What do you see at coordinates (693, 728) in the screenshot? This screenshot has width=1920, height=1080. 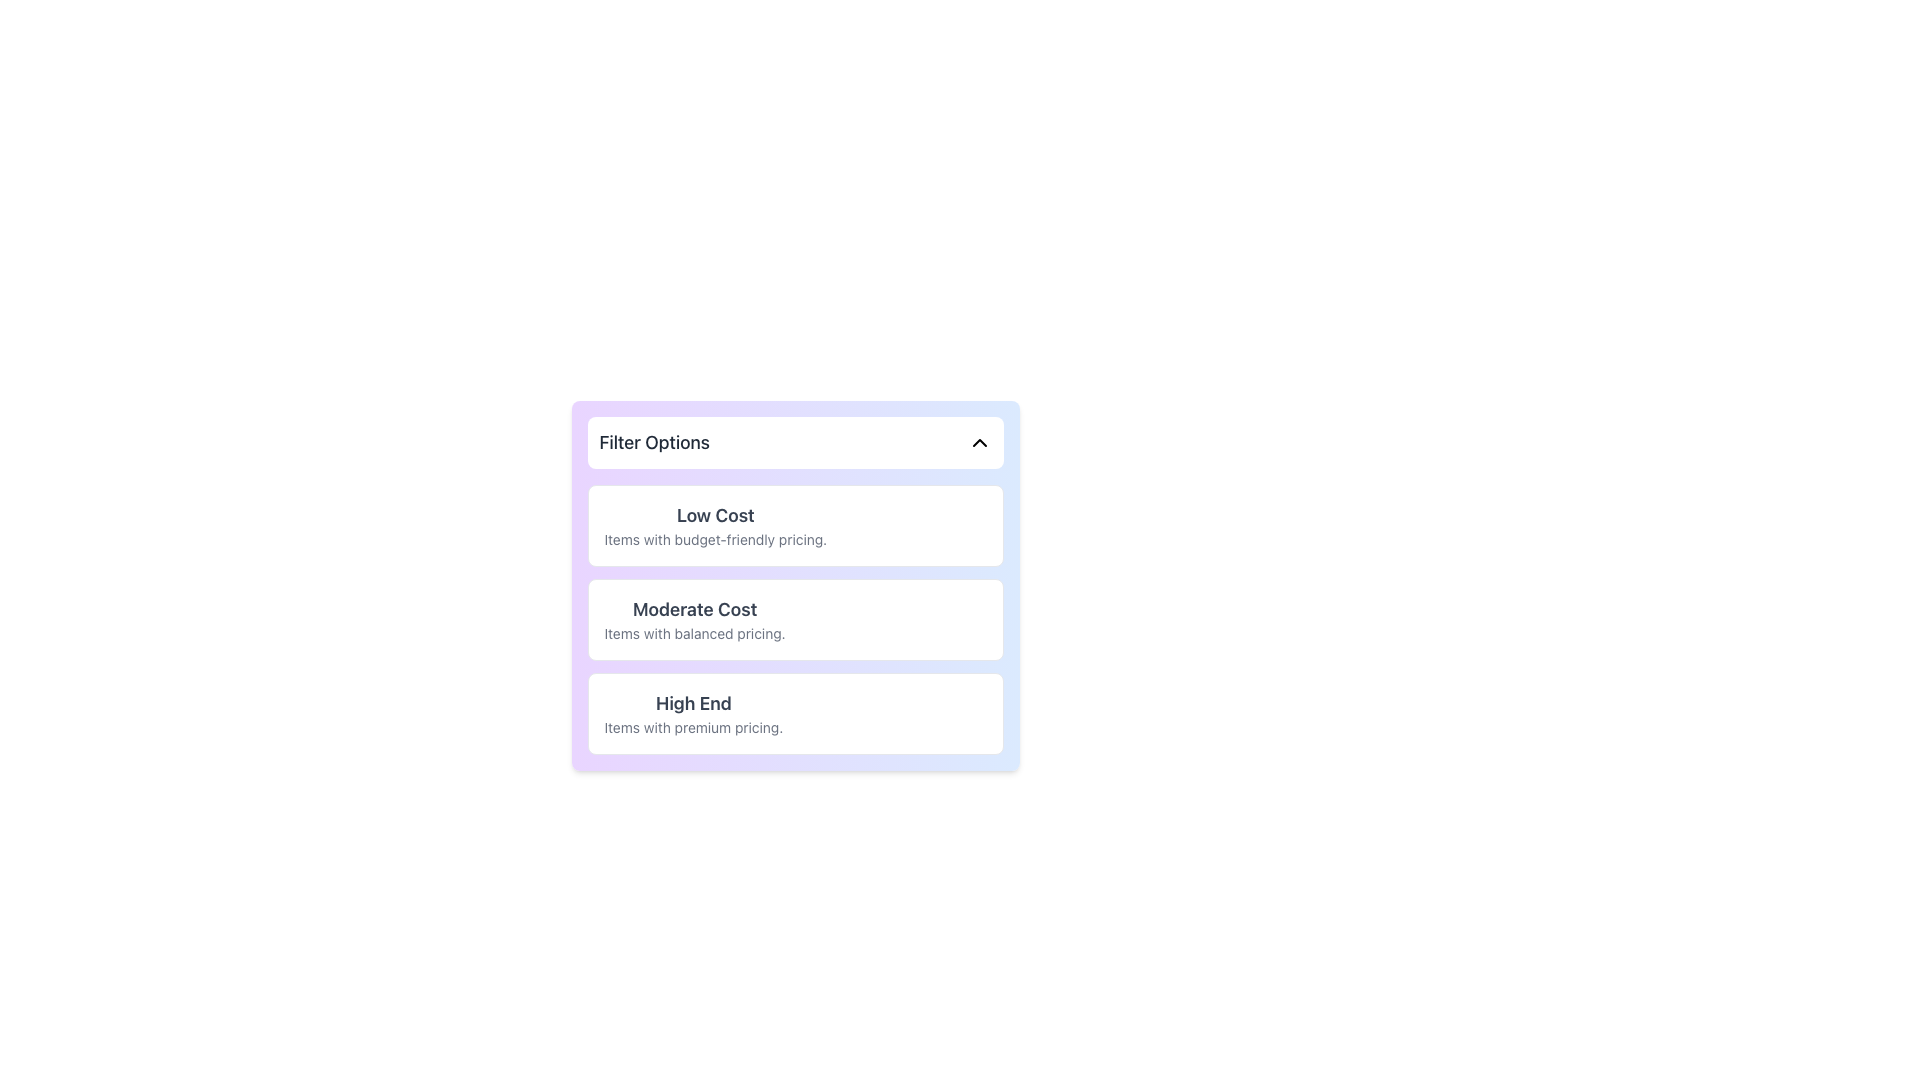 I see `text label that says 'Items with premium pricing.' which is situated beneath the bold 'High End' text in the Filter Options section` at bounding box center [693, 728].